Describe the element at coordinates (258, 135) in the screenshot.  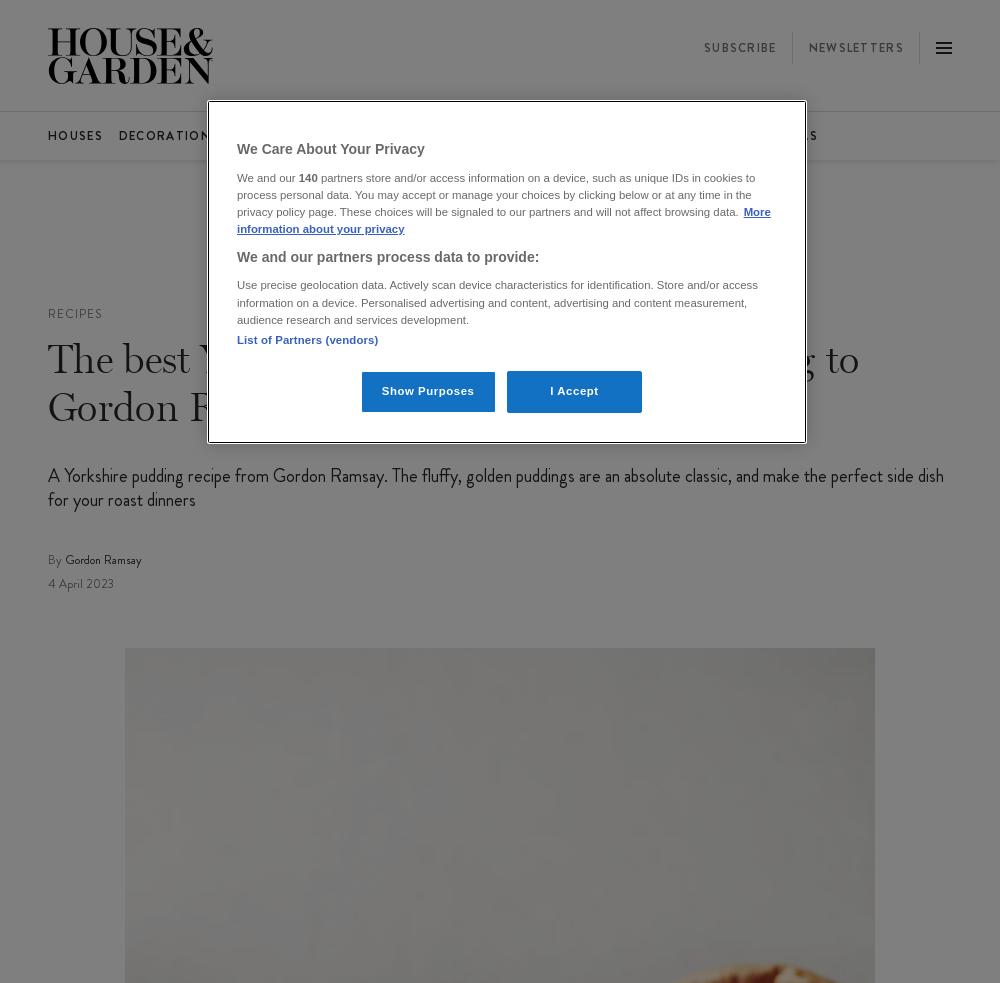
I see `'Gardens'` at that location.